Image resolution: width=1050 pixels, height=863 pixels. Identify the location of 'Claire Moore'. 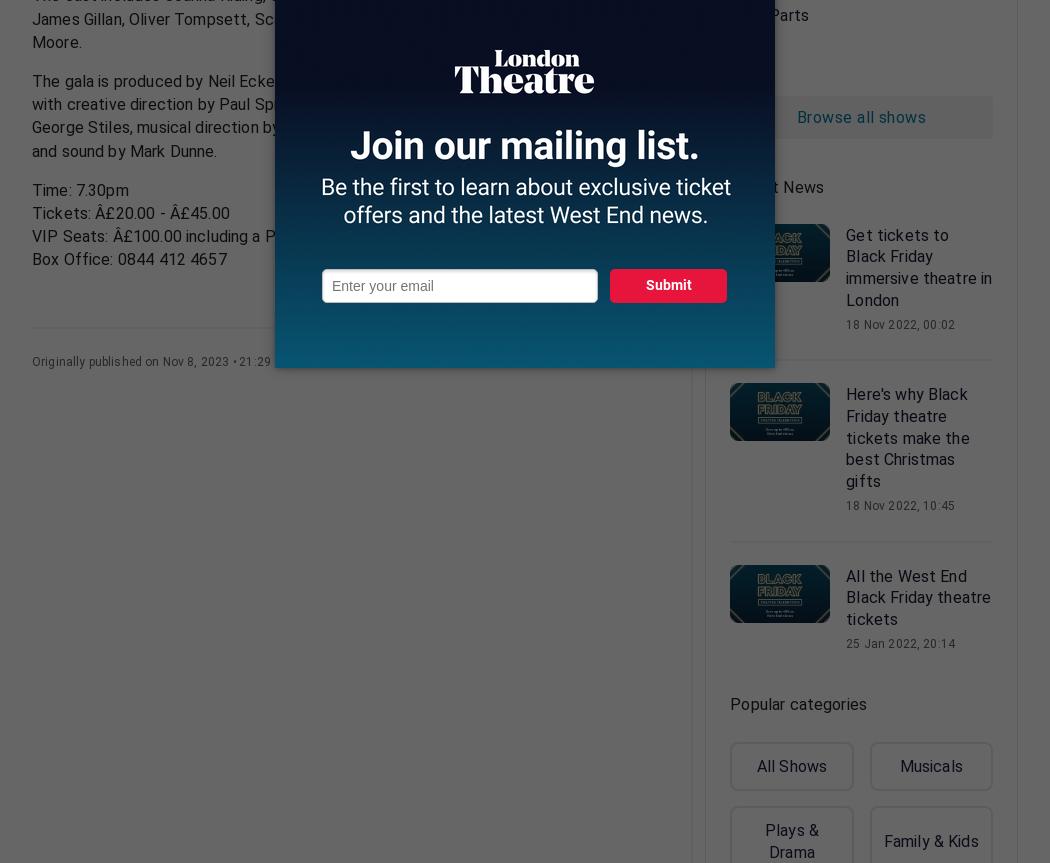
(338, 30).